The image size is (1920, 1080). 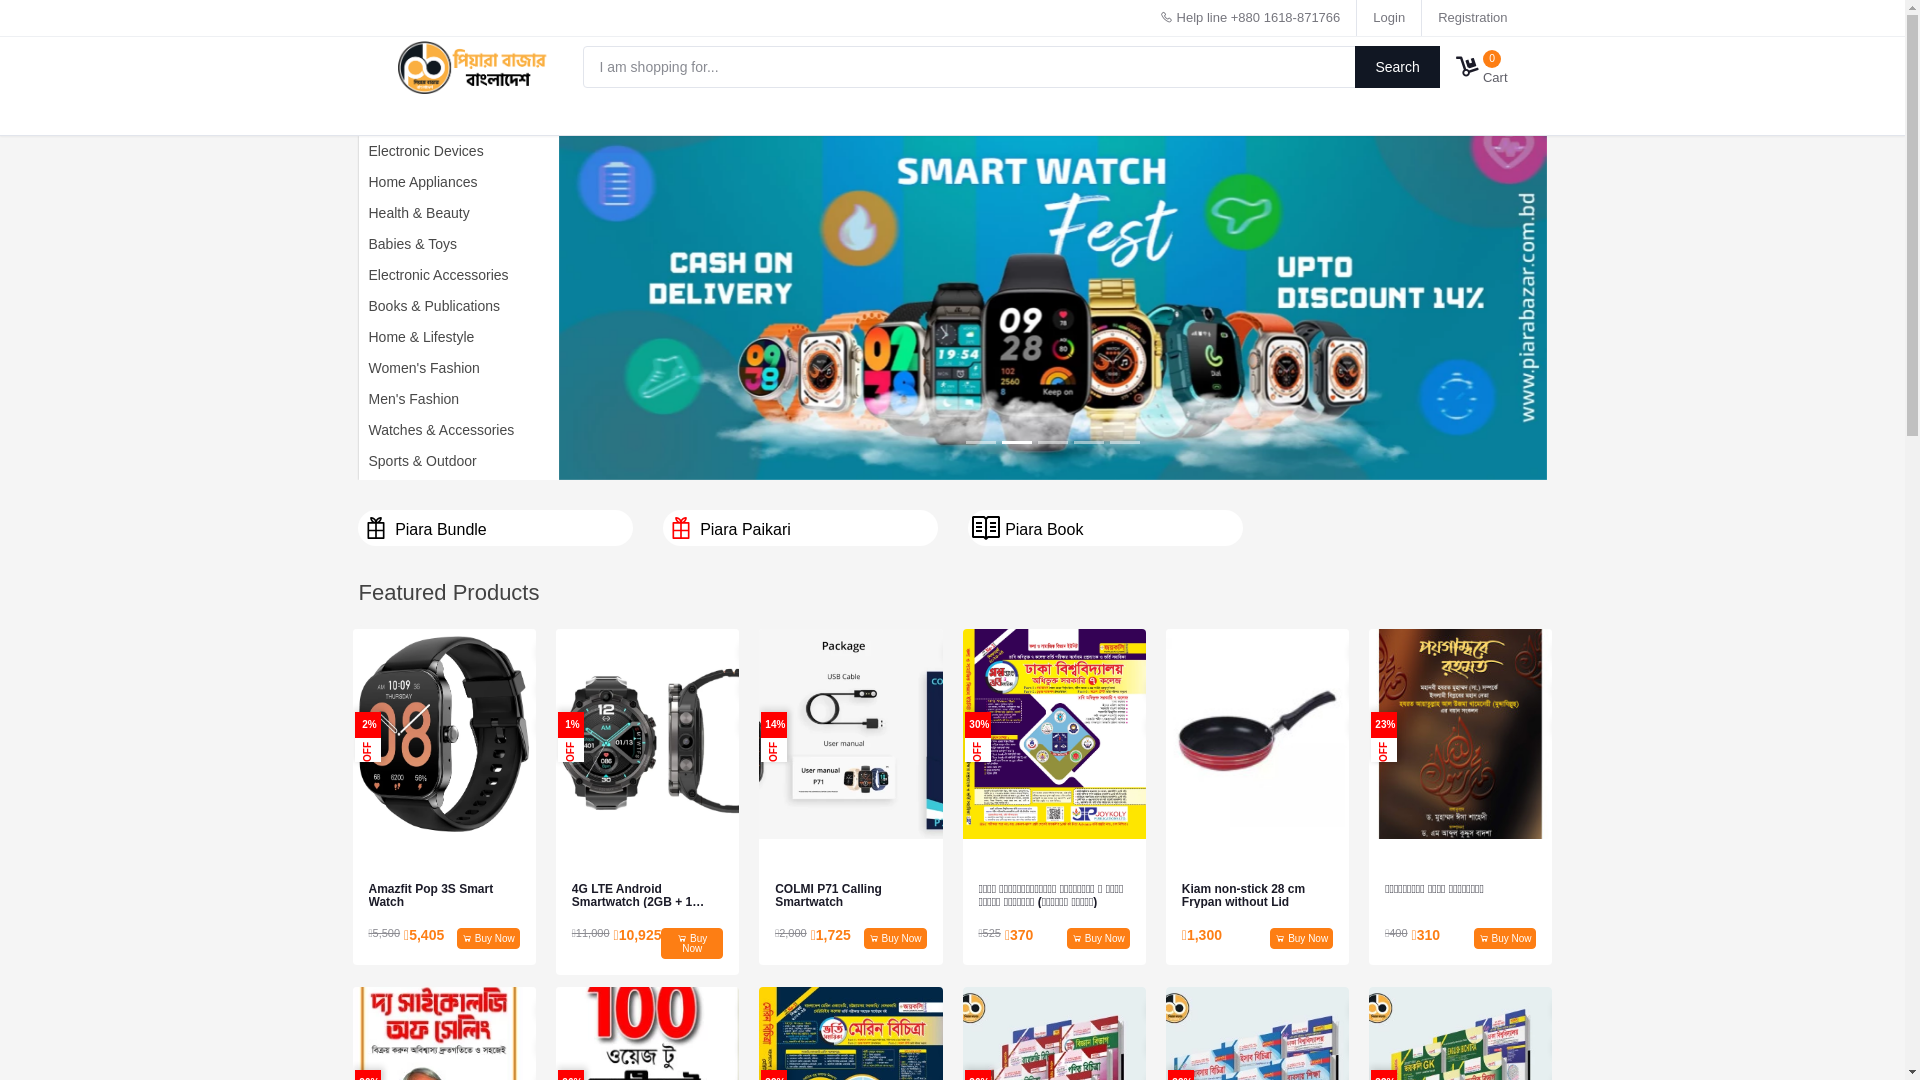 I want to click on 'Books & Publications', so click(x=427, y=305).